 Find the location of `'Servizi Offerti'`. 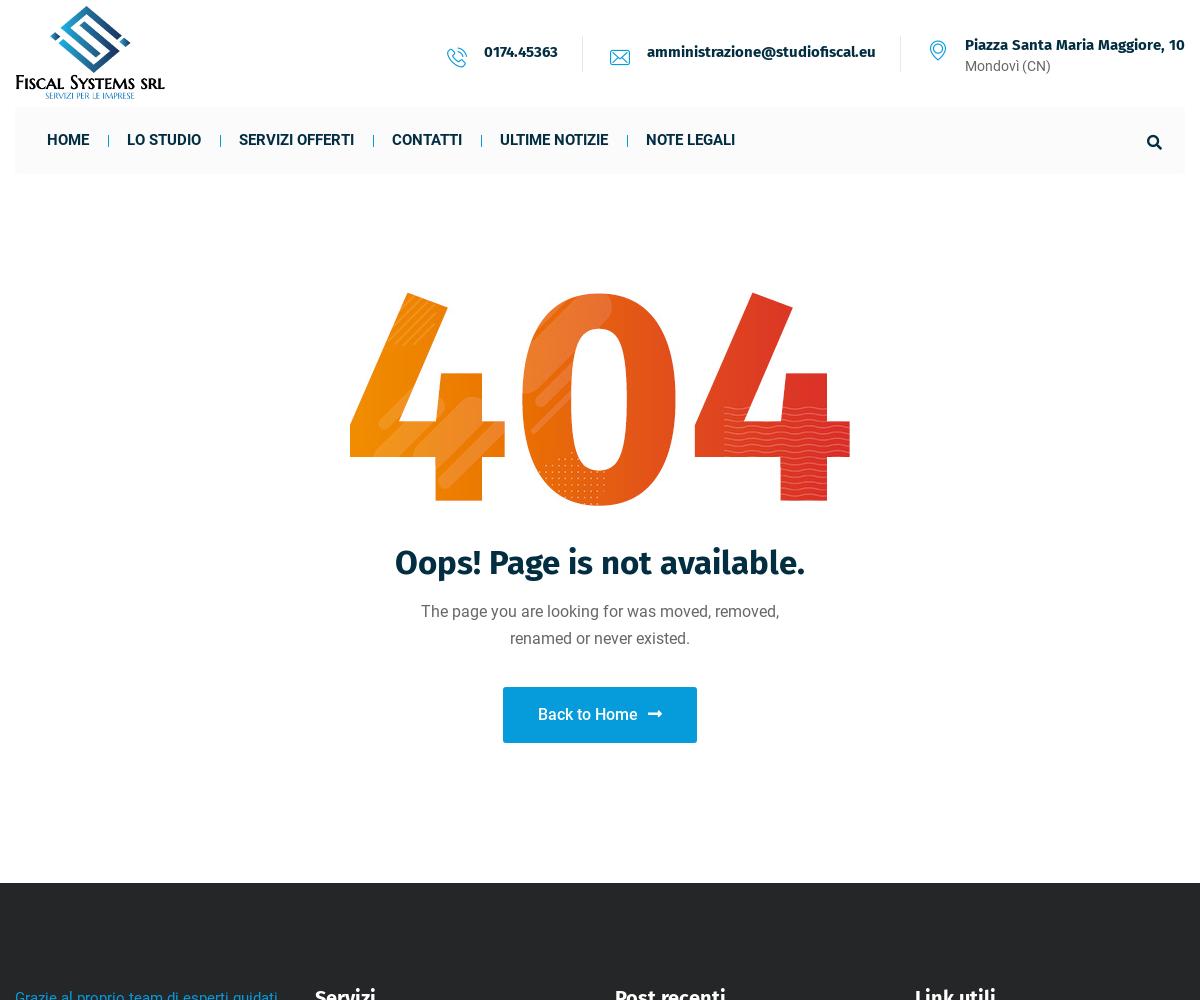

'Servizi Offerti' is located at coordinates (295, 140).